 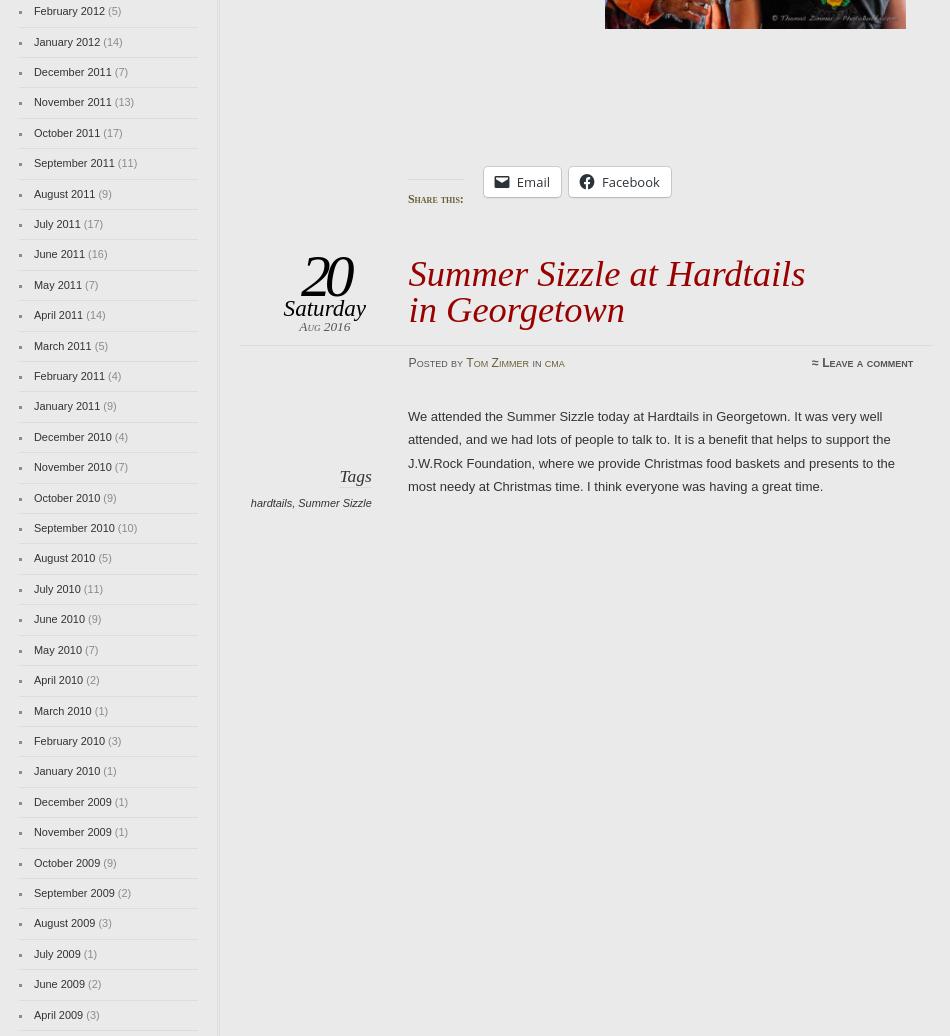 What do you see at coordinates (62, 344) in the screenshot?
I see `'March 2011'` at bounding box center [62, 344].